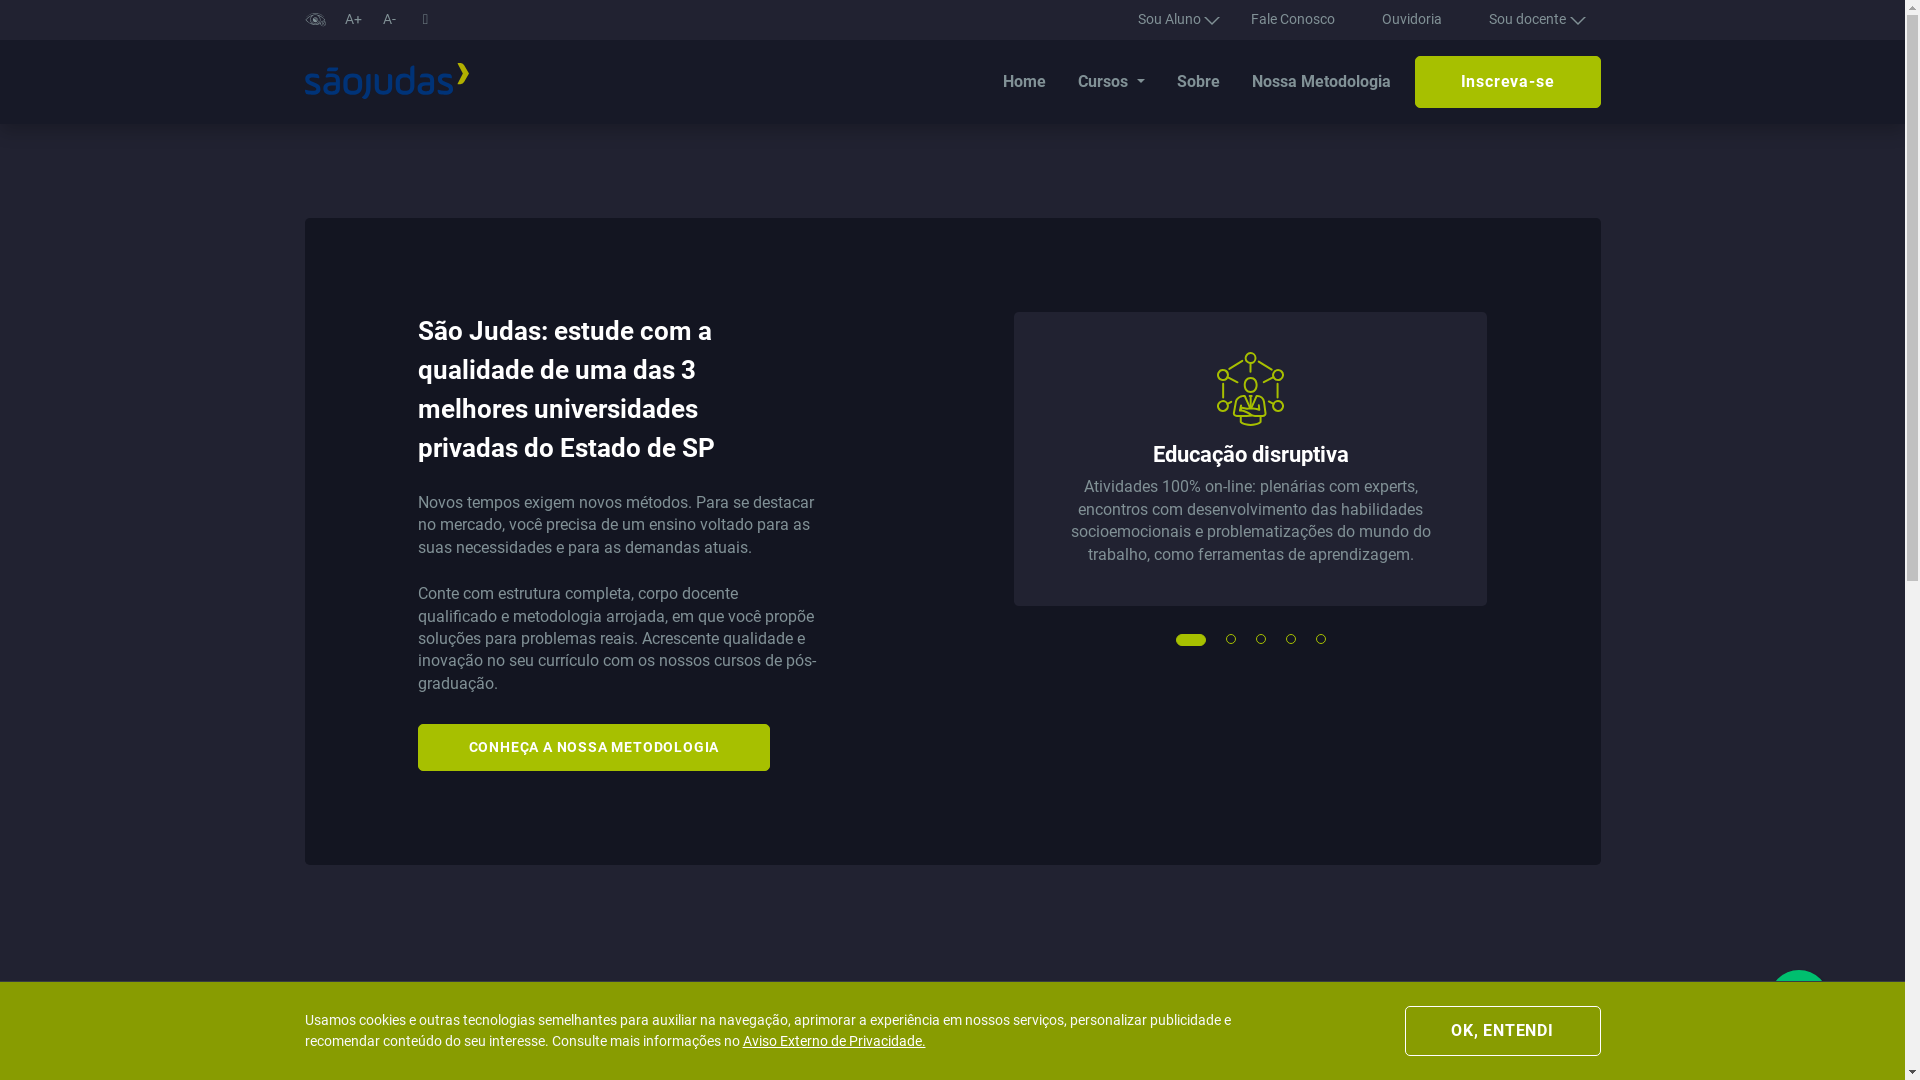 This screenshot has height=1080, width=1920. What do you see at coordinates (1198, 80) in the screenshot?
I see `'Sobre'` at bounding box center [1198, 80].